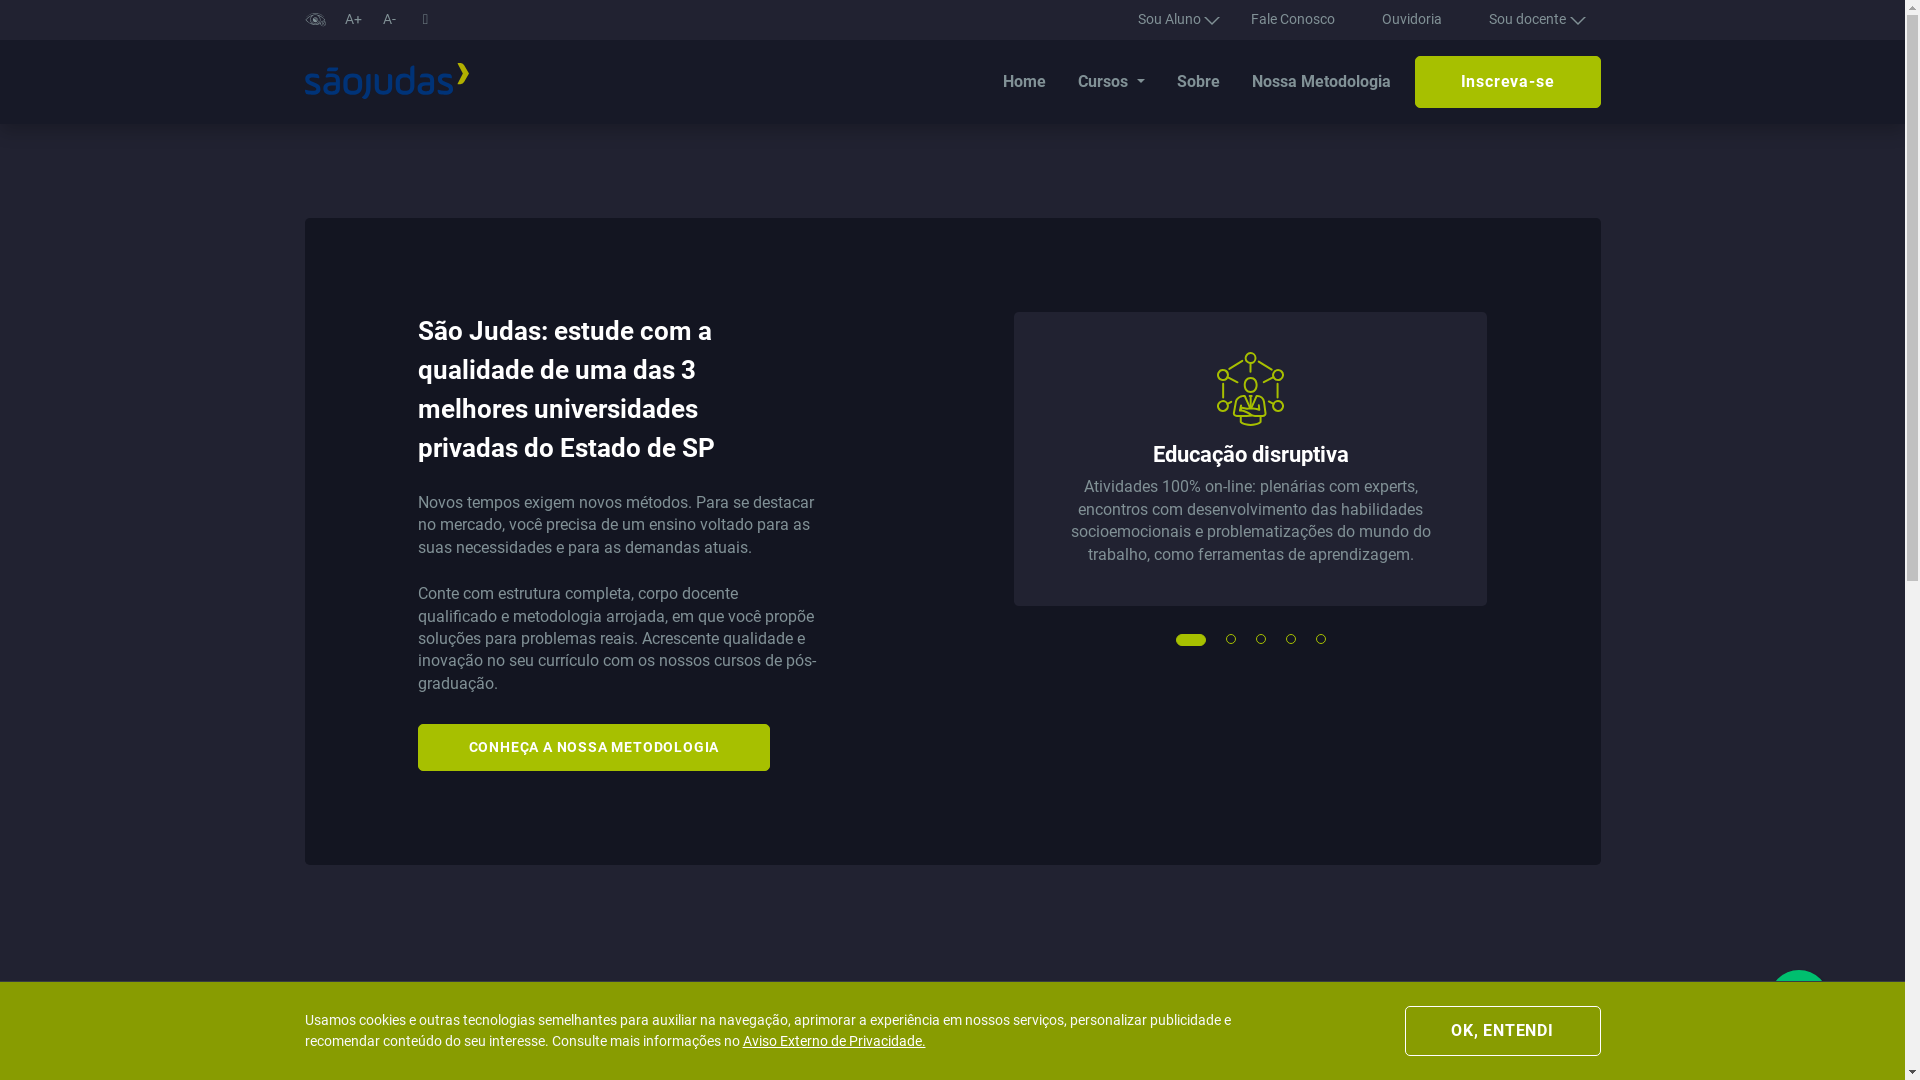 This screenshot has height=1080, width=1920. What do you see at coordinates (1198, 80) in the screenshot?
I see `'Sobre'` at bounding box center [1198, 80].